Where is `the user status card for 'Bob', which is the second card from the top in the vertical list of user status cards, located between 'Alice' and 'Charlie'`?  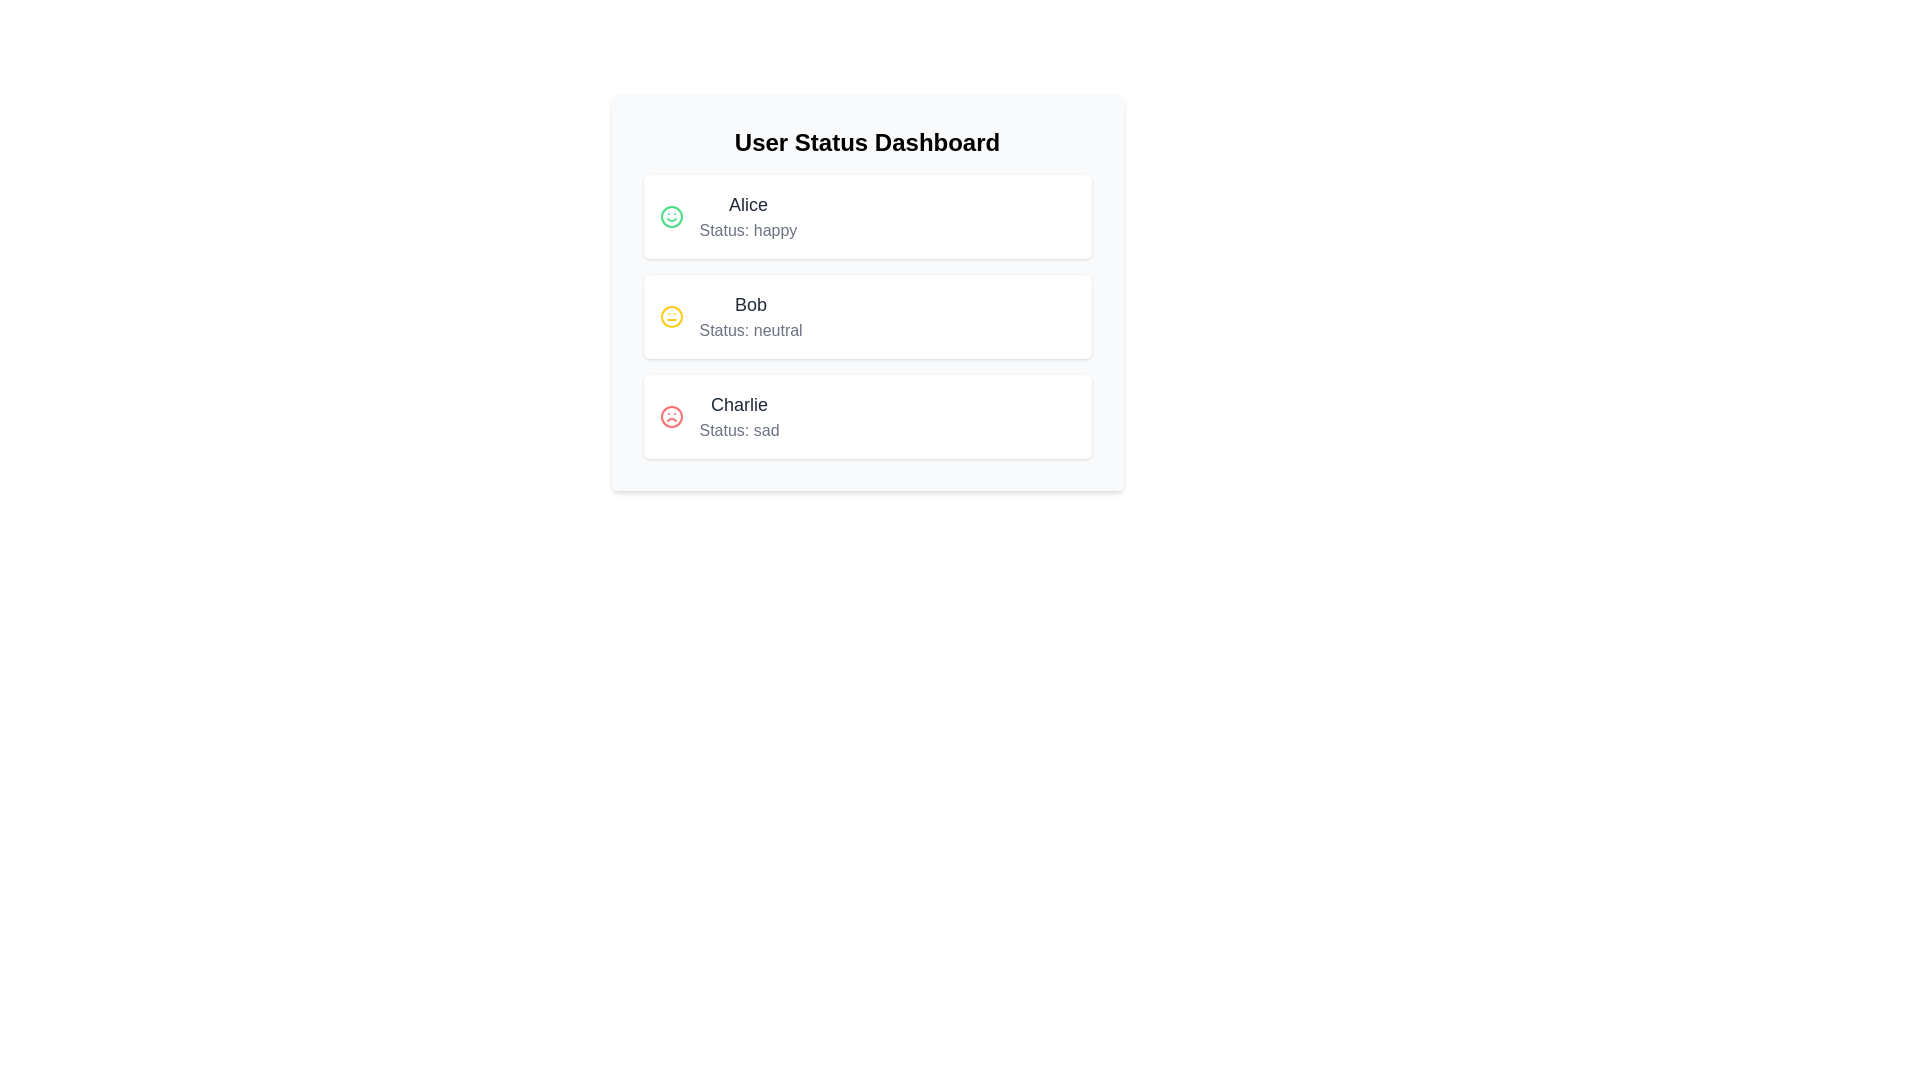 the user status card for 'Bob', which is the second card from the top in the vertical list of user status cards, located between 'Alice' and 'Charlie' is located at coordinates (867, 315).